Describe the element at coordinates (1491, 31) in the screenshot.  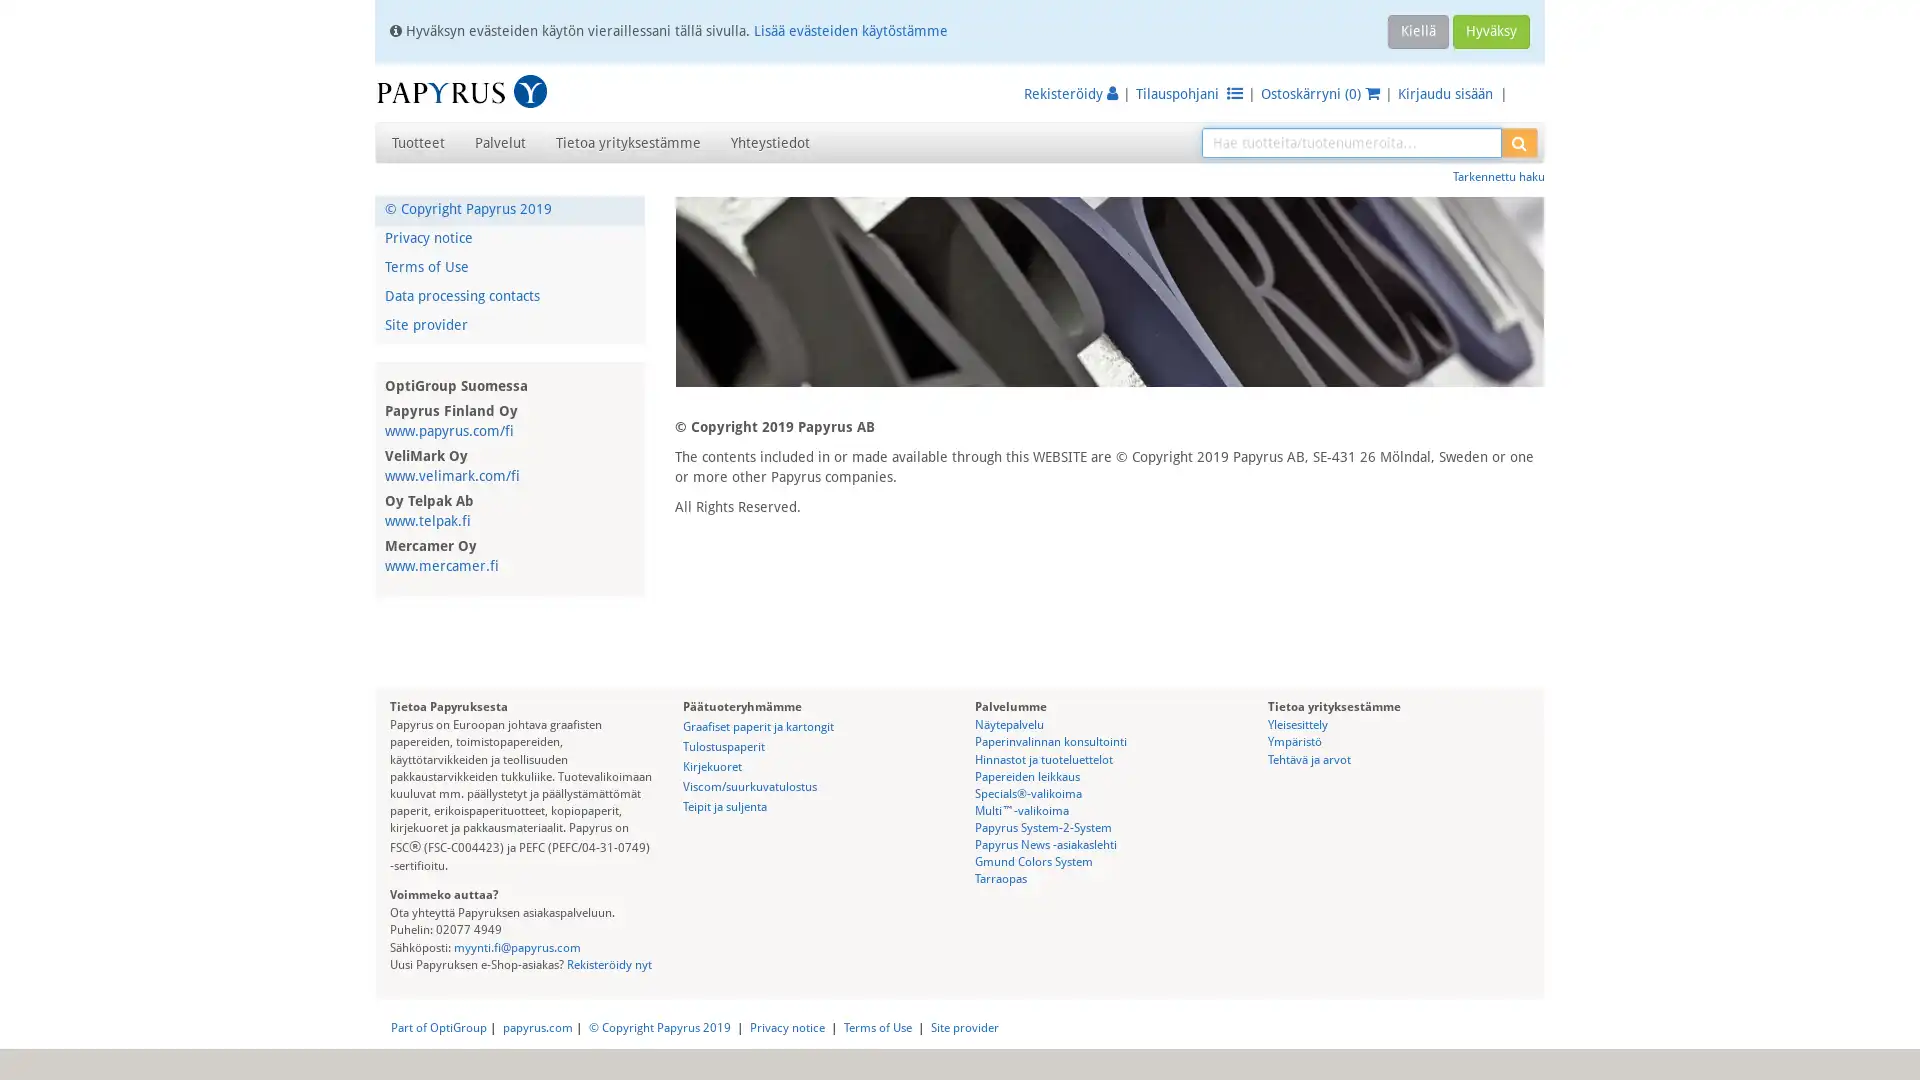
I see `Hyvaksy` at that location.